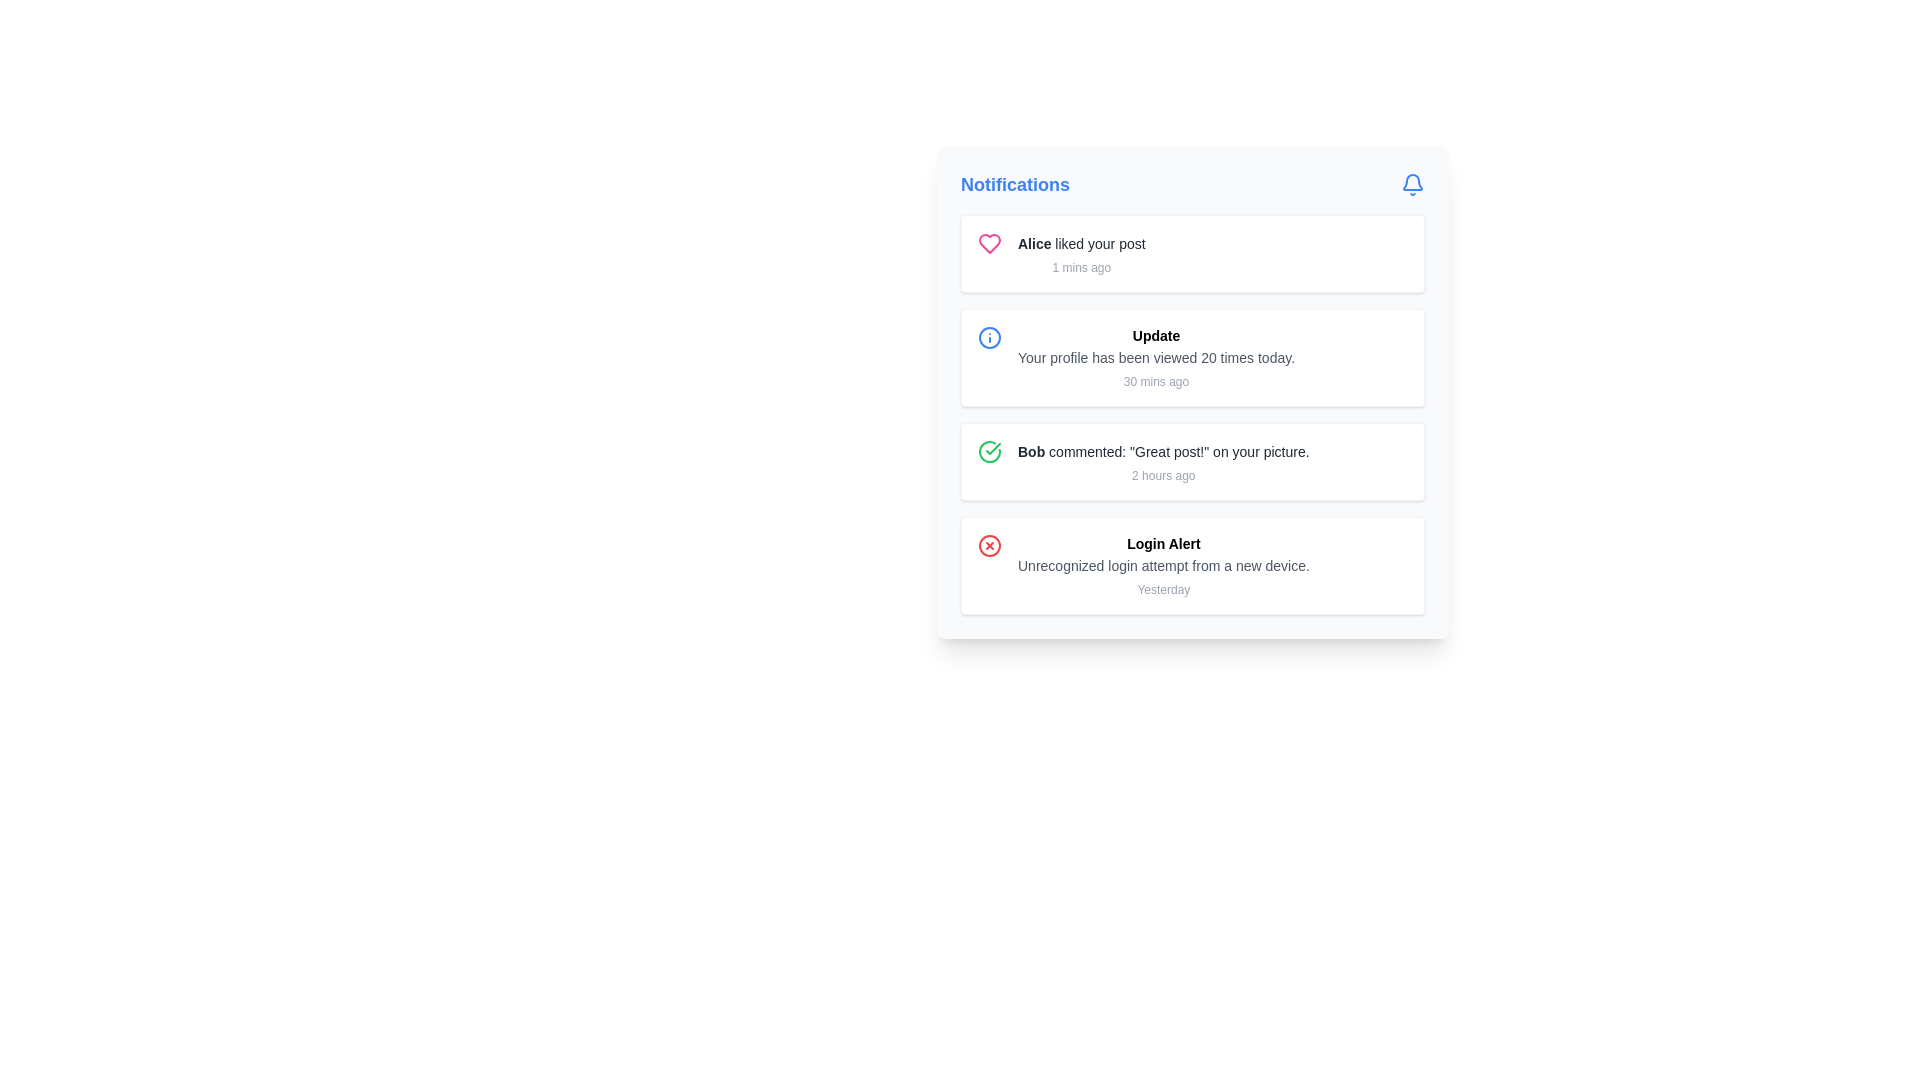 This screenshot has width=1920, height=1080. What do you see at coordinates (1031, 451) in the screenshot?
I see `the static text label displaying 'Bob' in the third notification item from the top in the notification panel` at bounding box center [1031, 451].